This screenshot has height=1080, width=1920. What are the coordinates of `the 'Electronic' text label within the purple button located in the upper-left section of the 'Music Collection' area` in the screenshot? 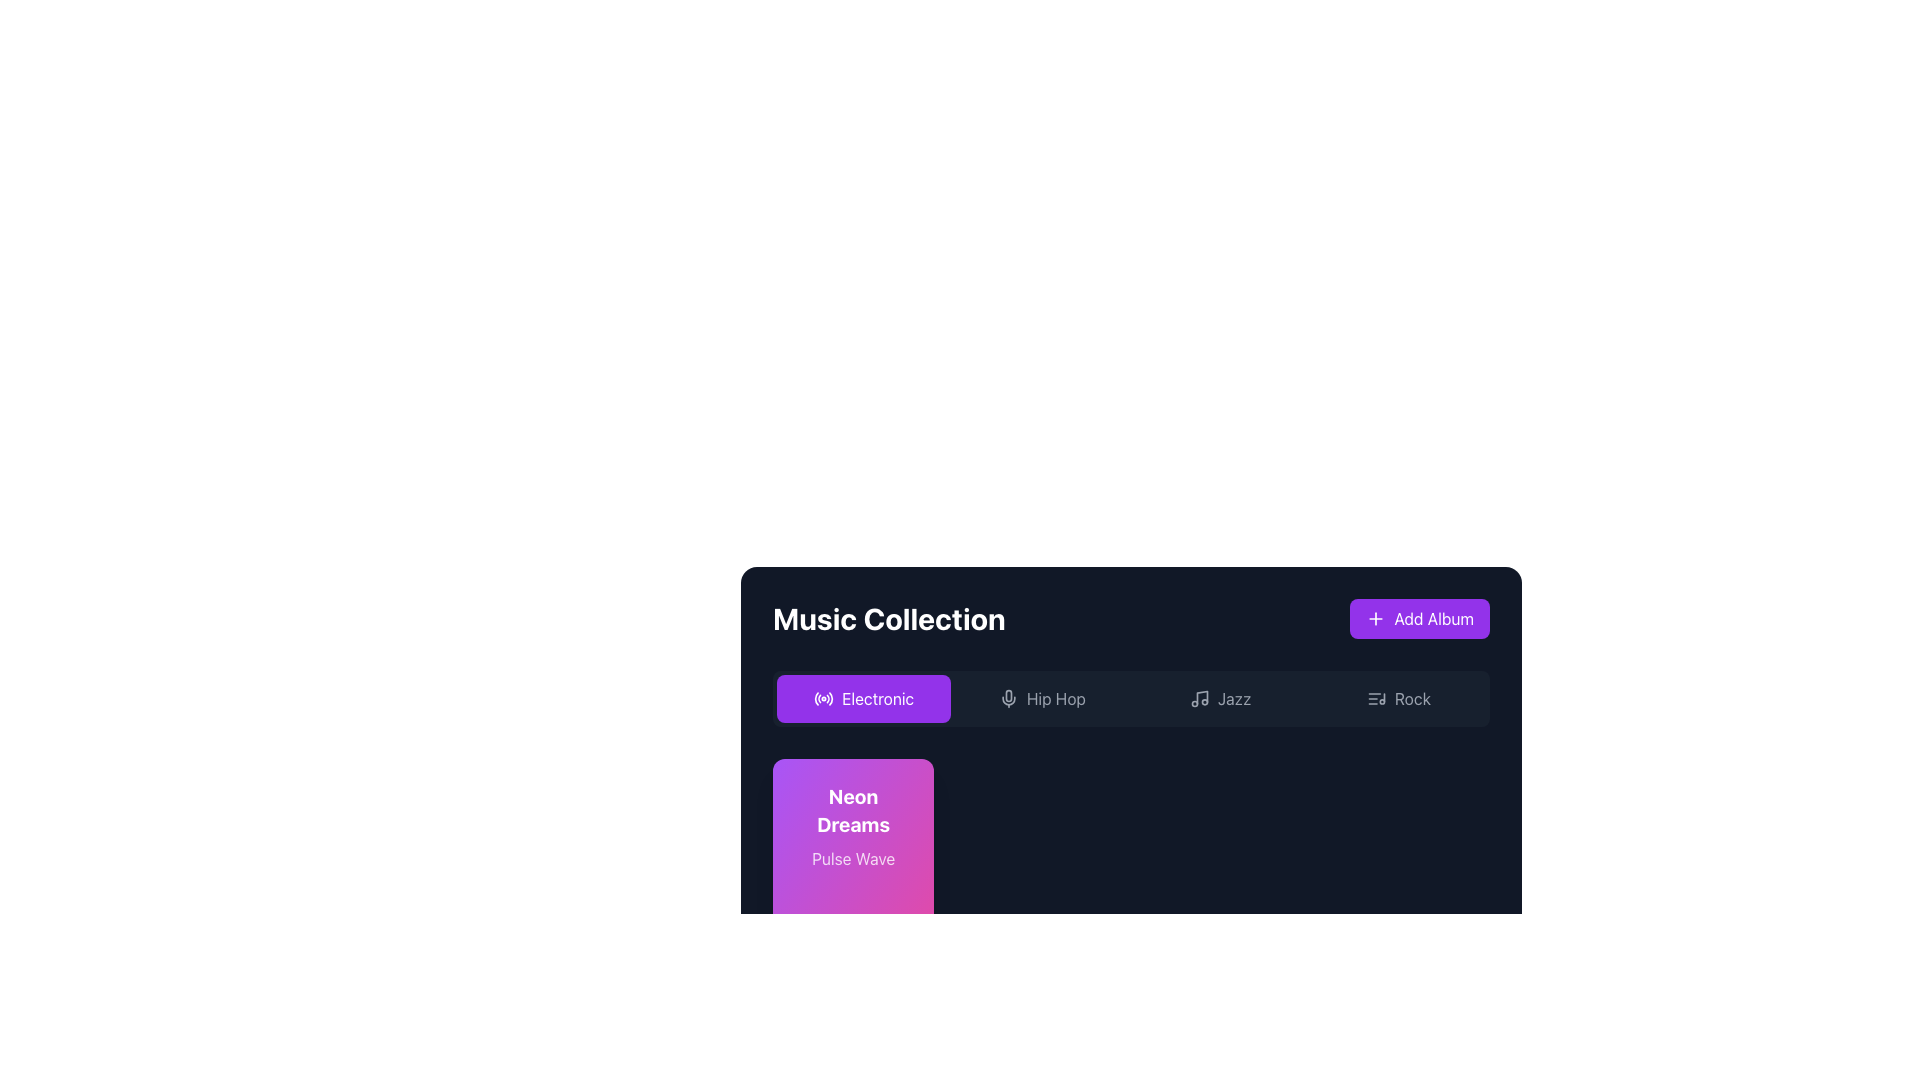 It's located at (878, 697).